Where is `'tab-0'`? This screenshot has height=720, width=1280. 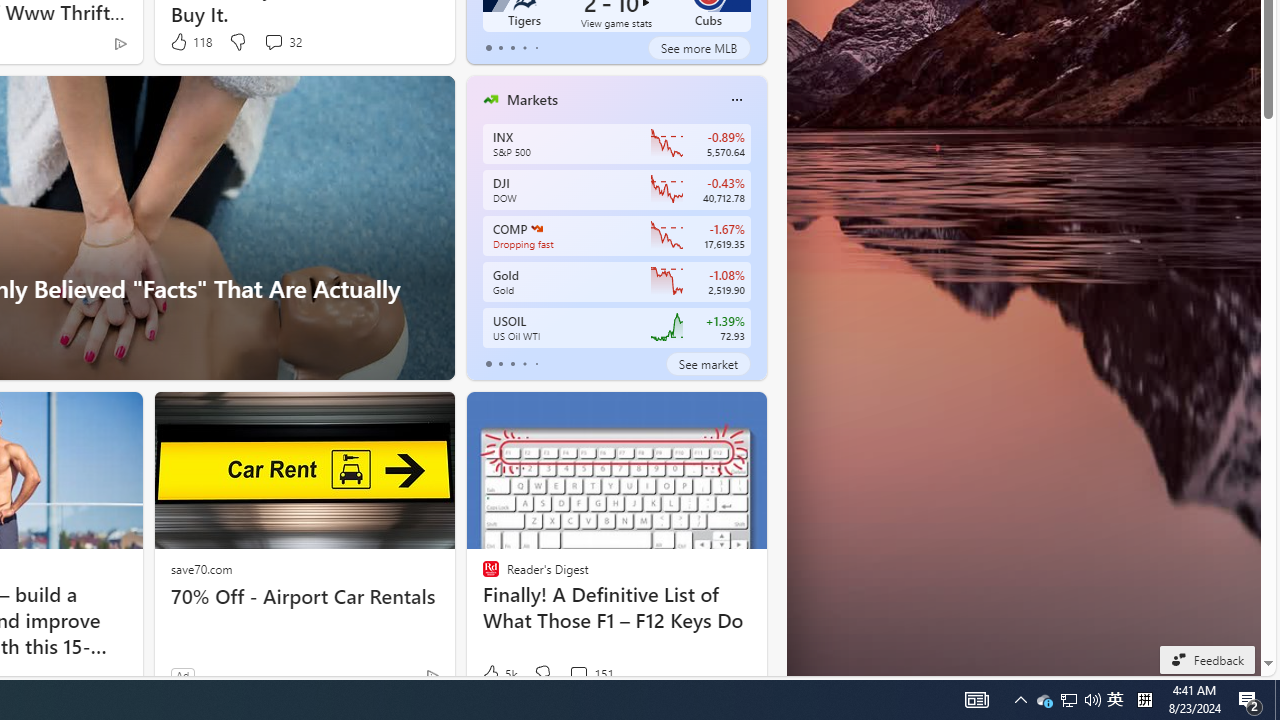
'tab-0' is located at coordinates (488, 363).